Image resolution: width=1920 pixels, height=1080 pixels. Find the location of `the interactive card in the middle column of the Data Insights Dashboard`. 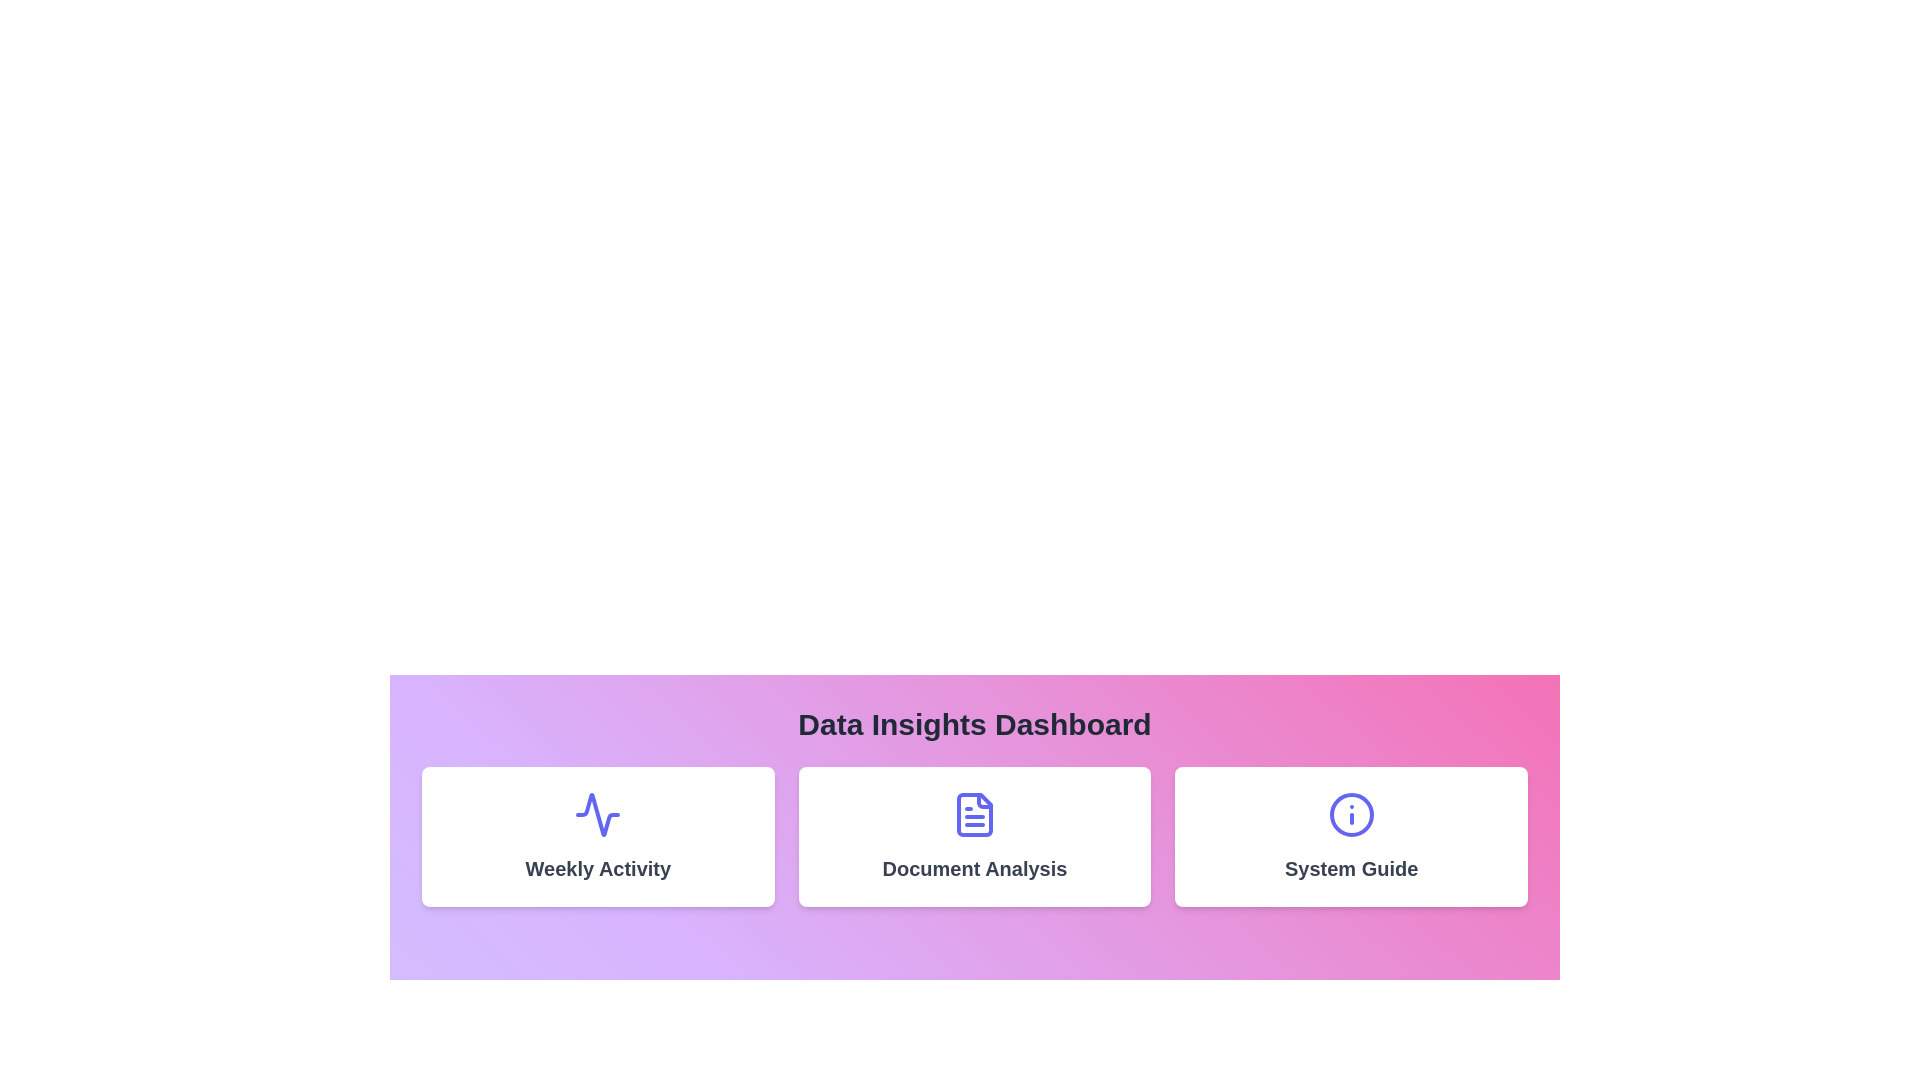

the interactive card in the middle column of the Data Insights Dashboard is located at coordinates (974, 837).